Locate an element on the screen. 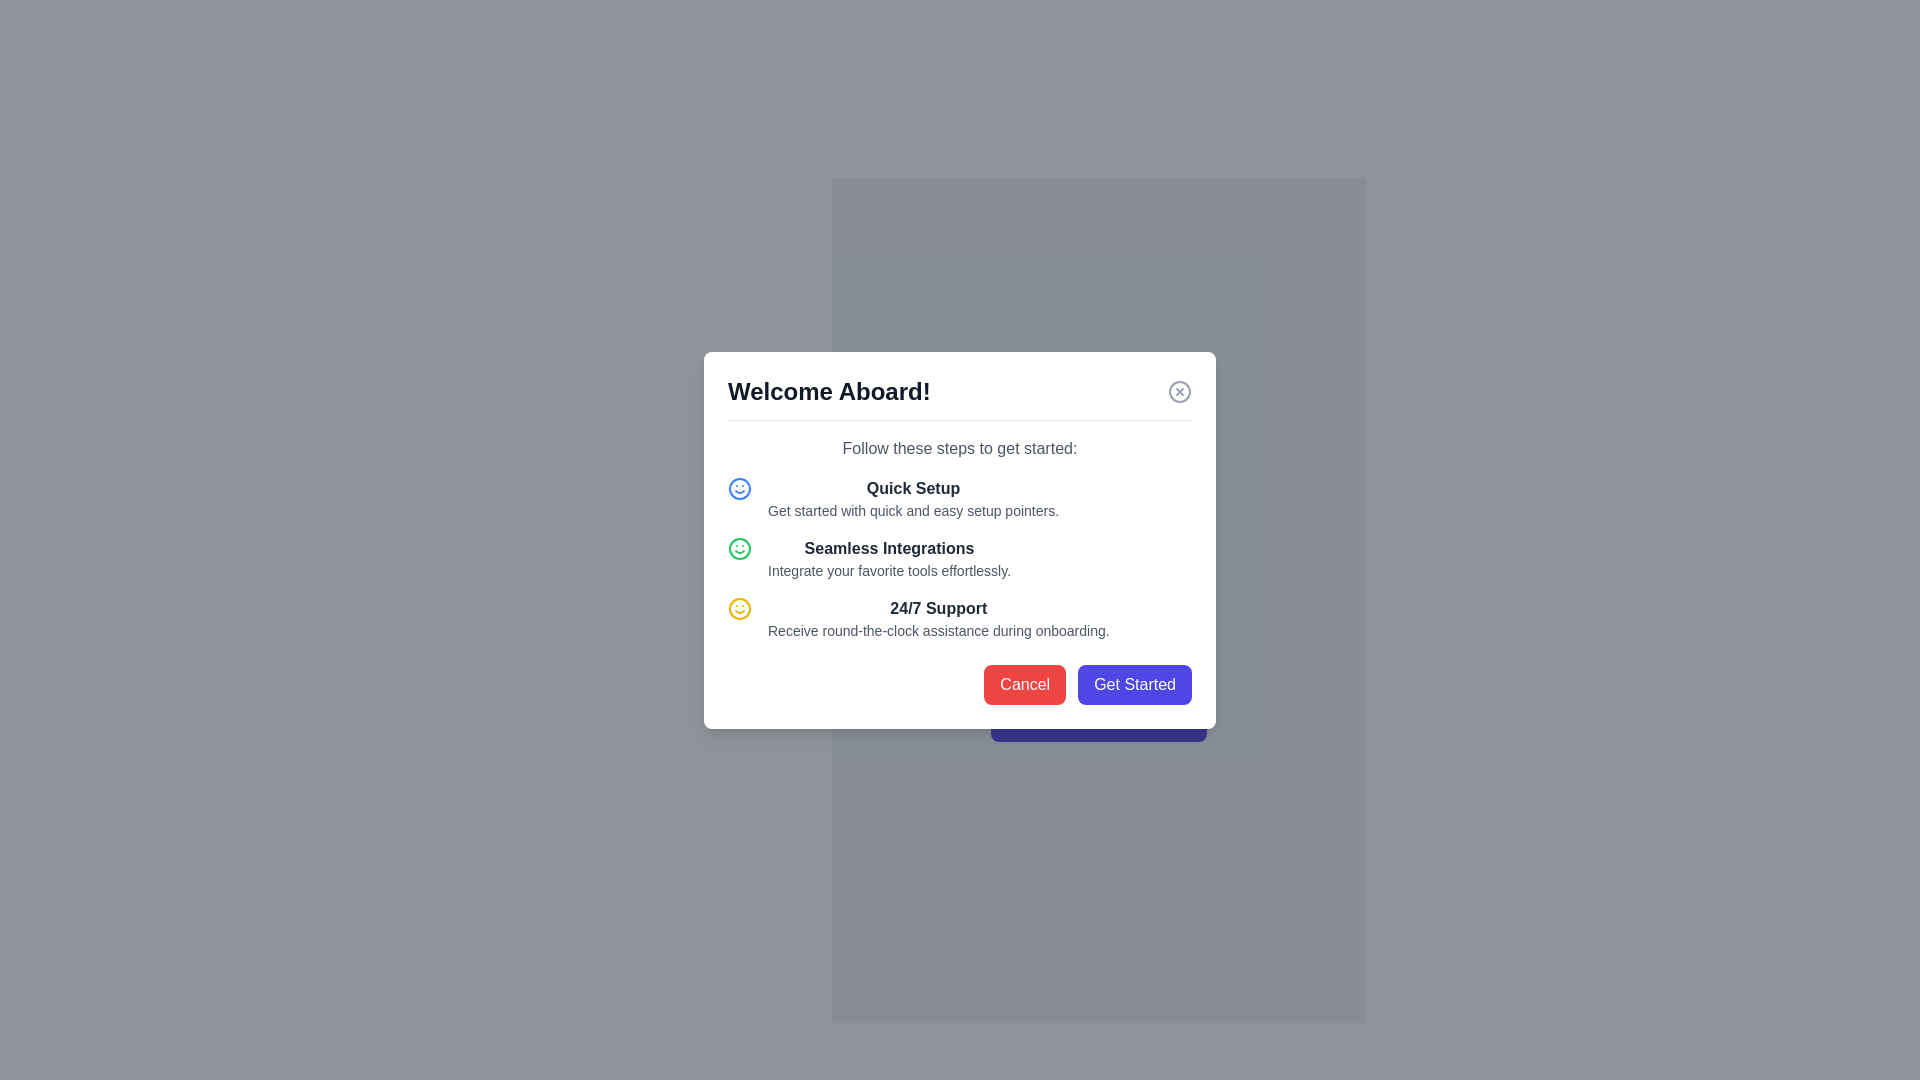  the UI text block titled 'Seamless Integrations' is located at coordinates (888, 558).